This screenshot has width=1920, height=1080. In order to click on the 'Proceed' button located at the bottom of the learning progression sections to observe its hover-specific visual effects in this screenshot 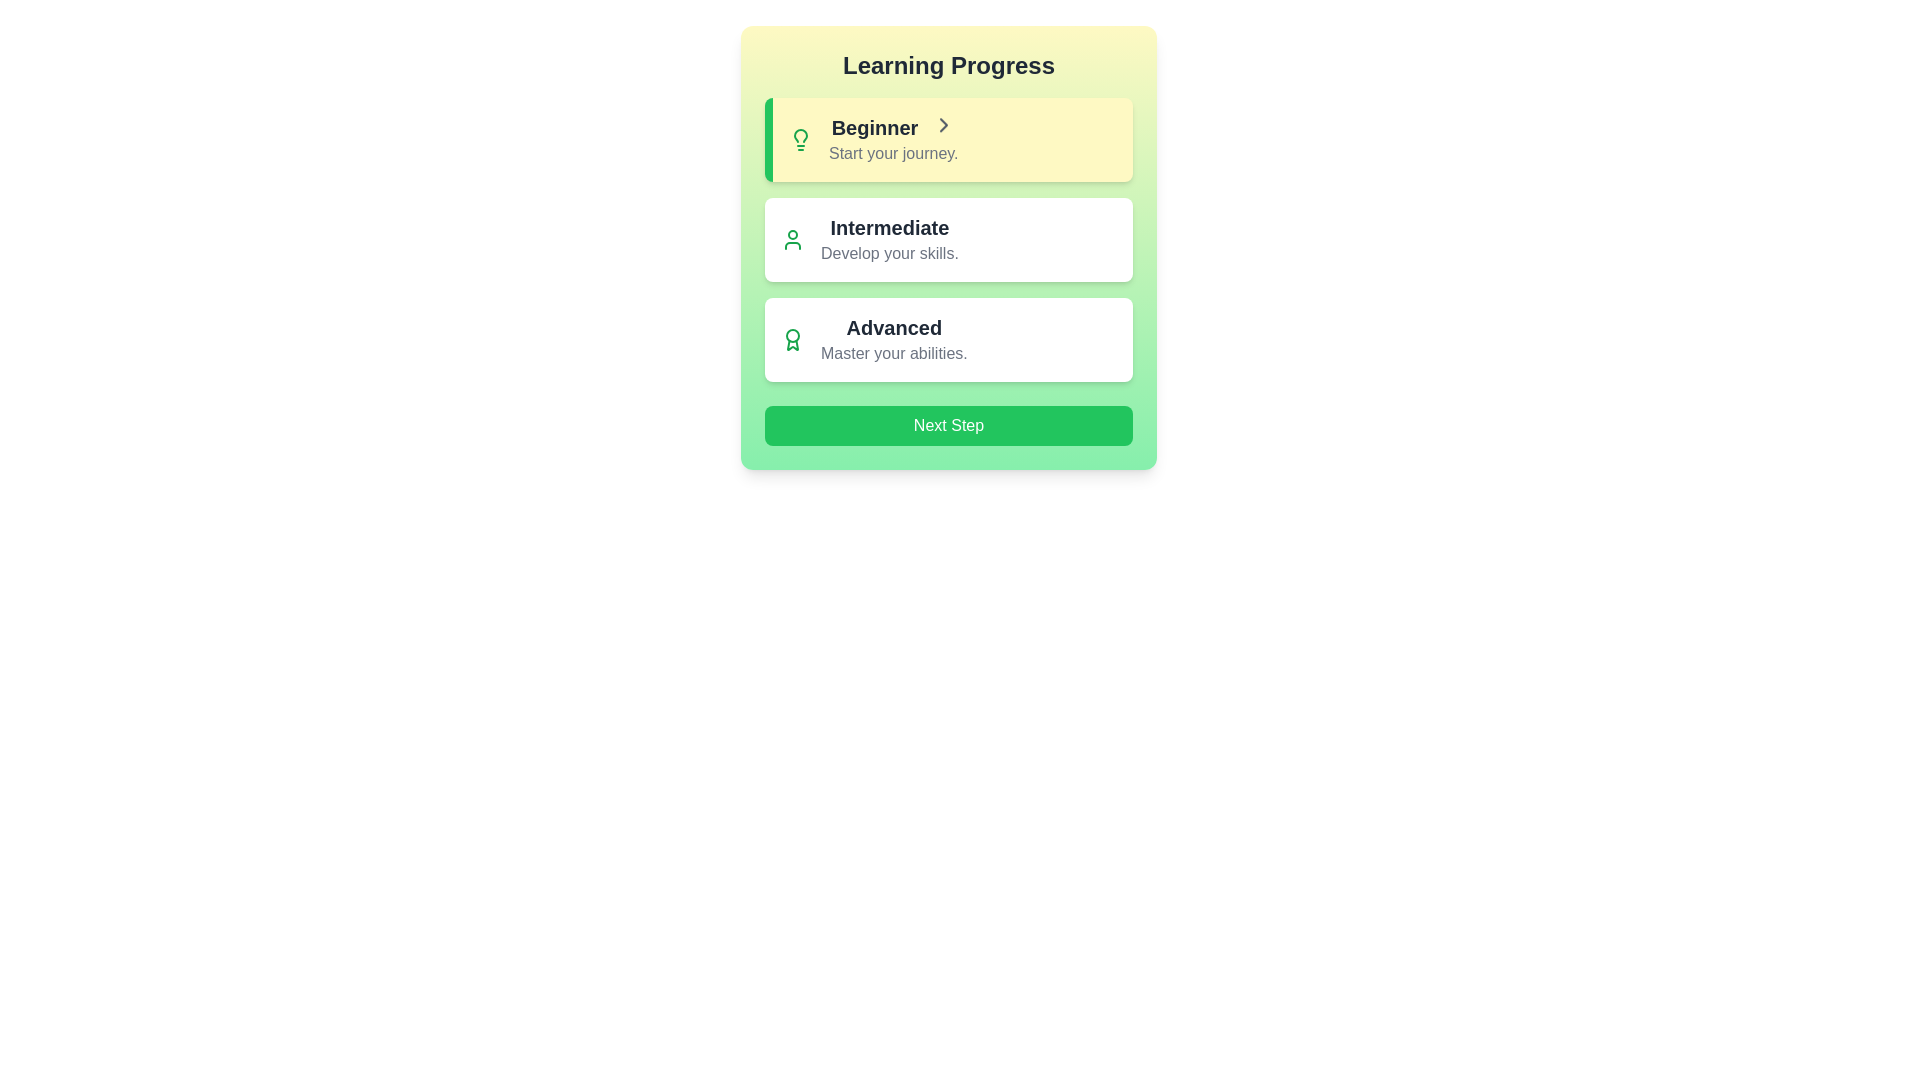, I will do `click(948, 424)`.